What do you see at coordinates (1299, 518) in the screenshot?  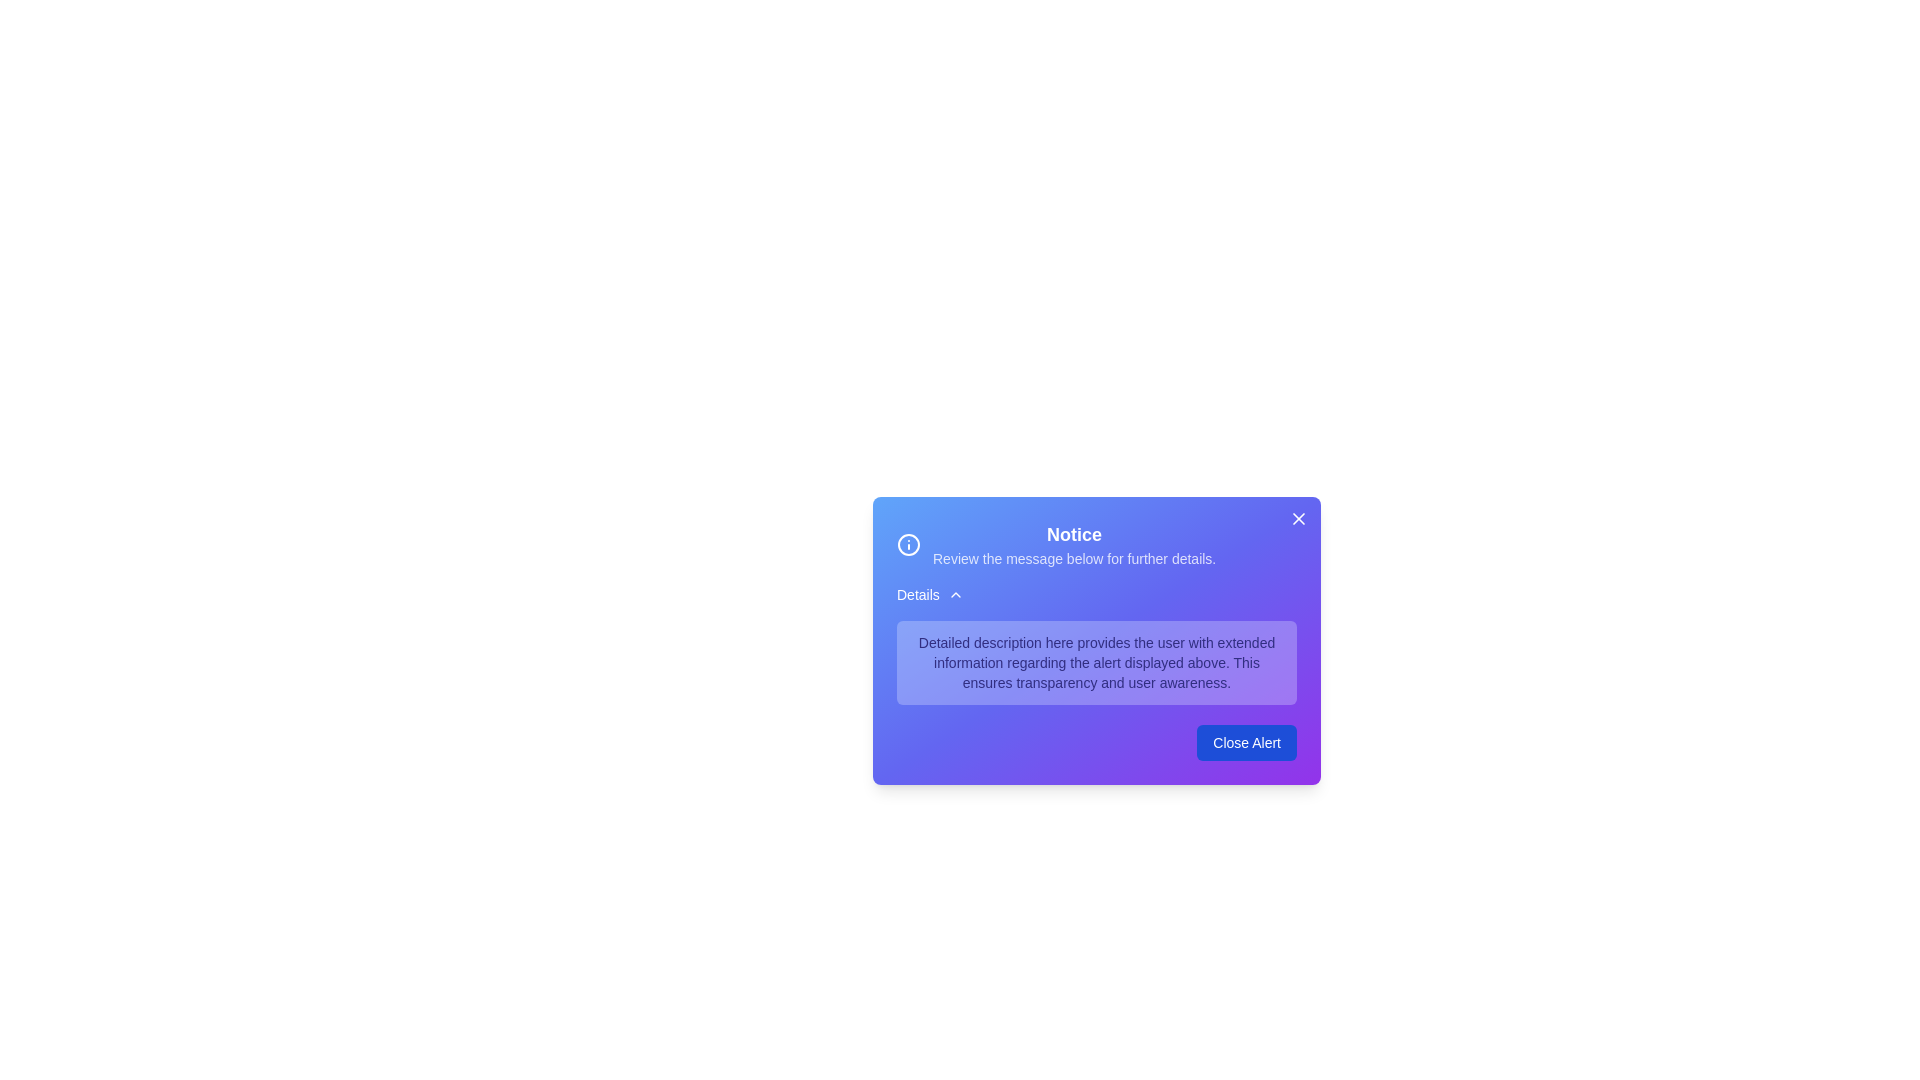 I see `the 'X' button in the top-right corner of the alert to dismiss it` at bounding box center [1299, 518].